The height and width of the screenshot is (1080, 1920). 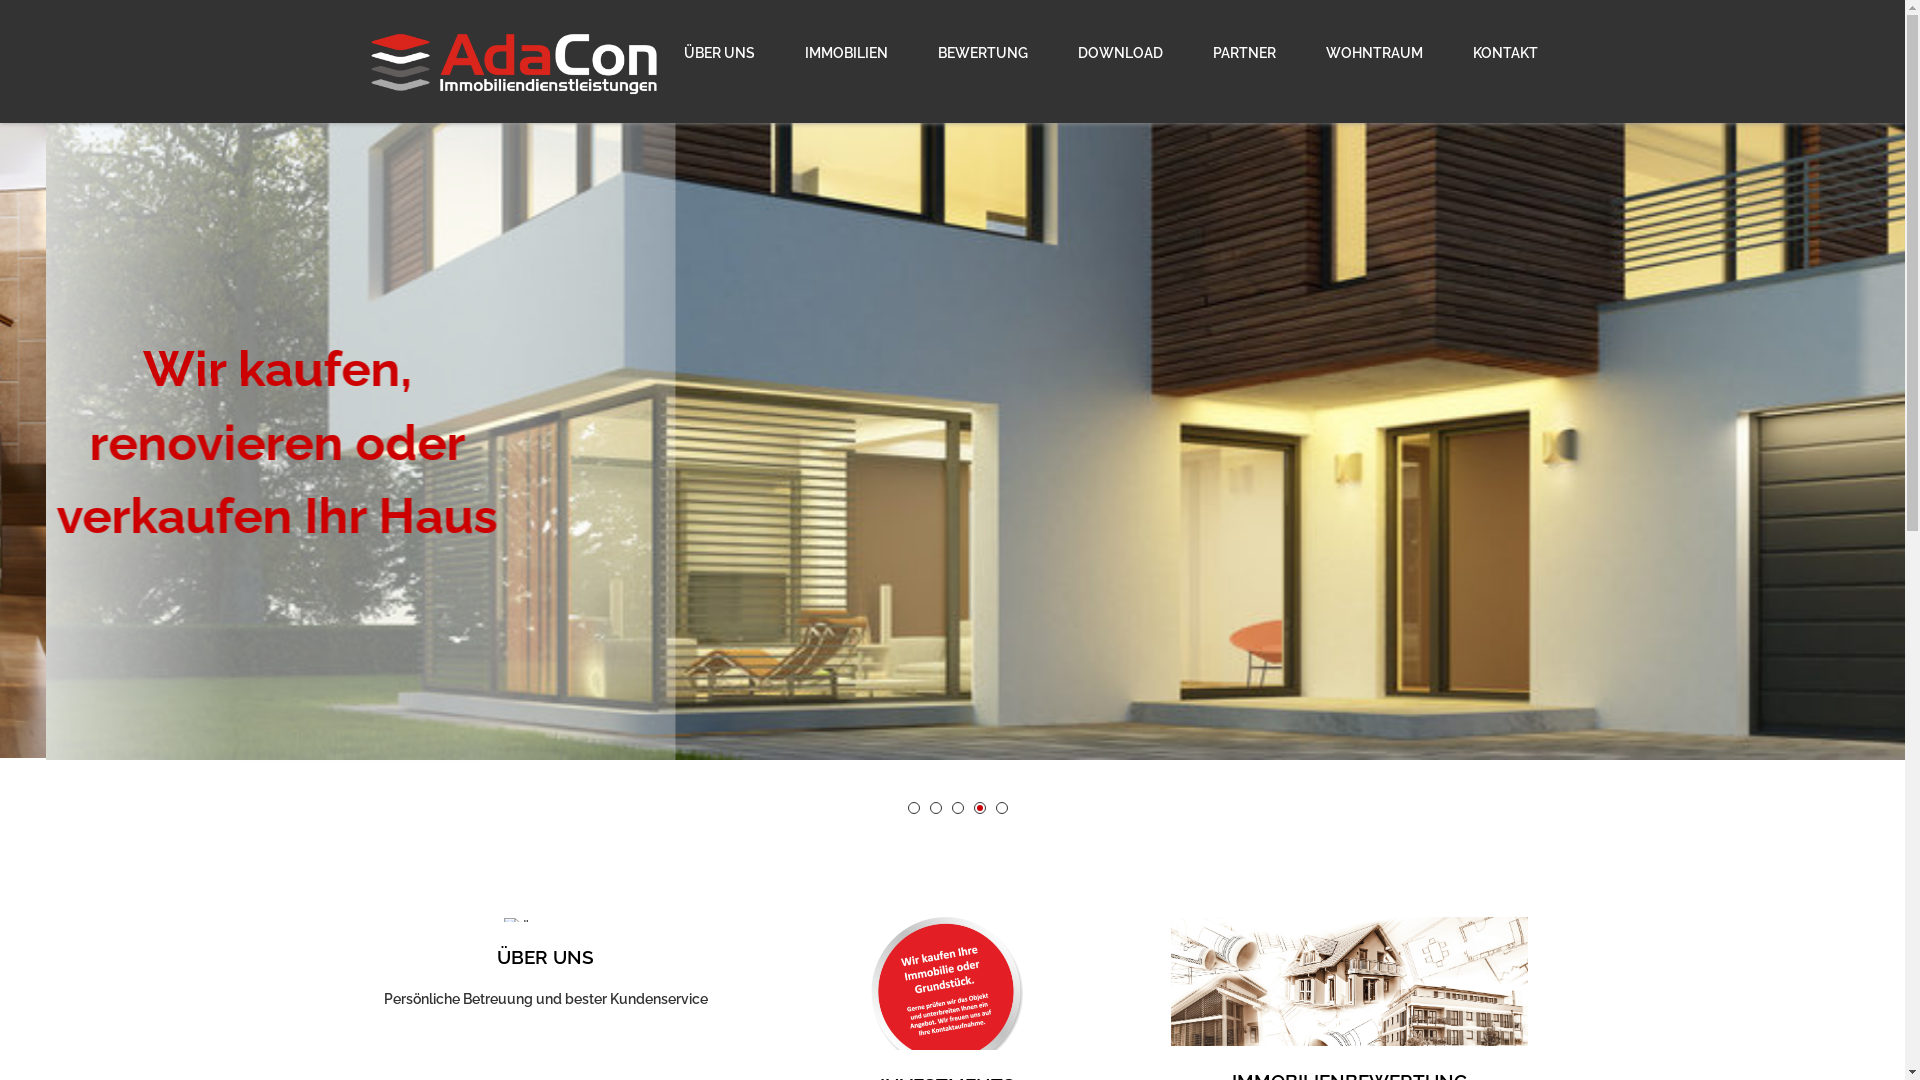 What do you see at coordinates (0, 11) in the screenshot?
I see `'Skip to content'` at bounding box center [0, 11].